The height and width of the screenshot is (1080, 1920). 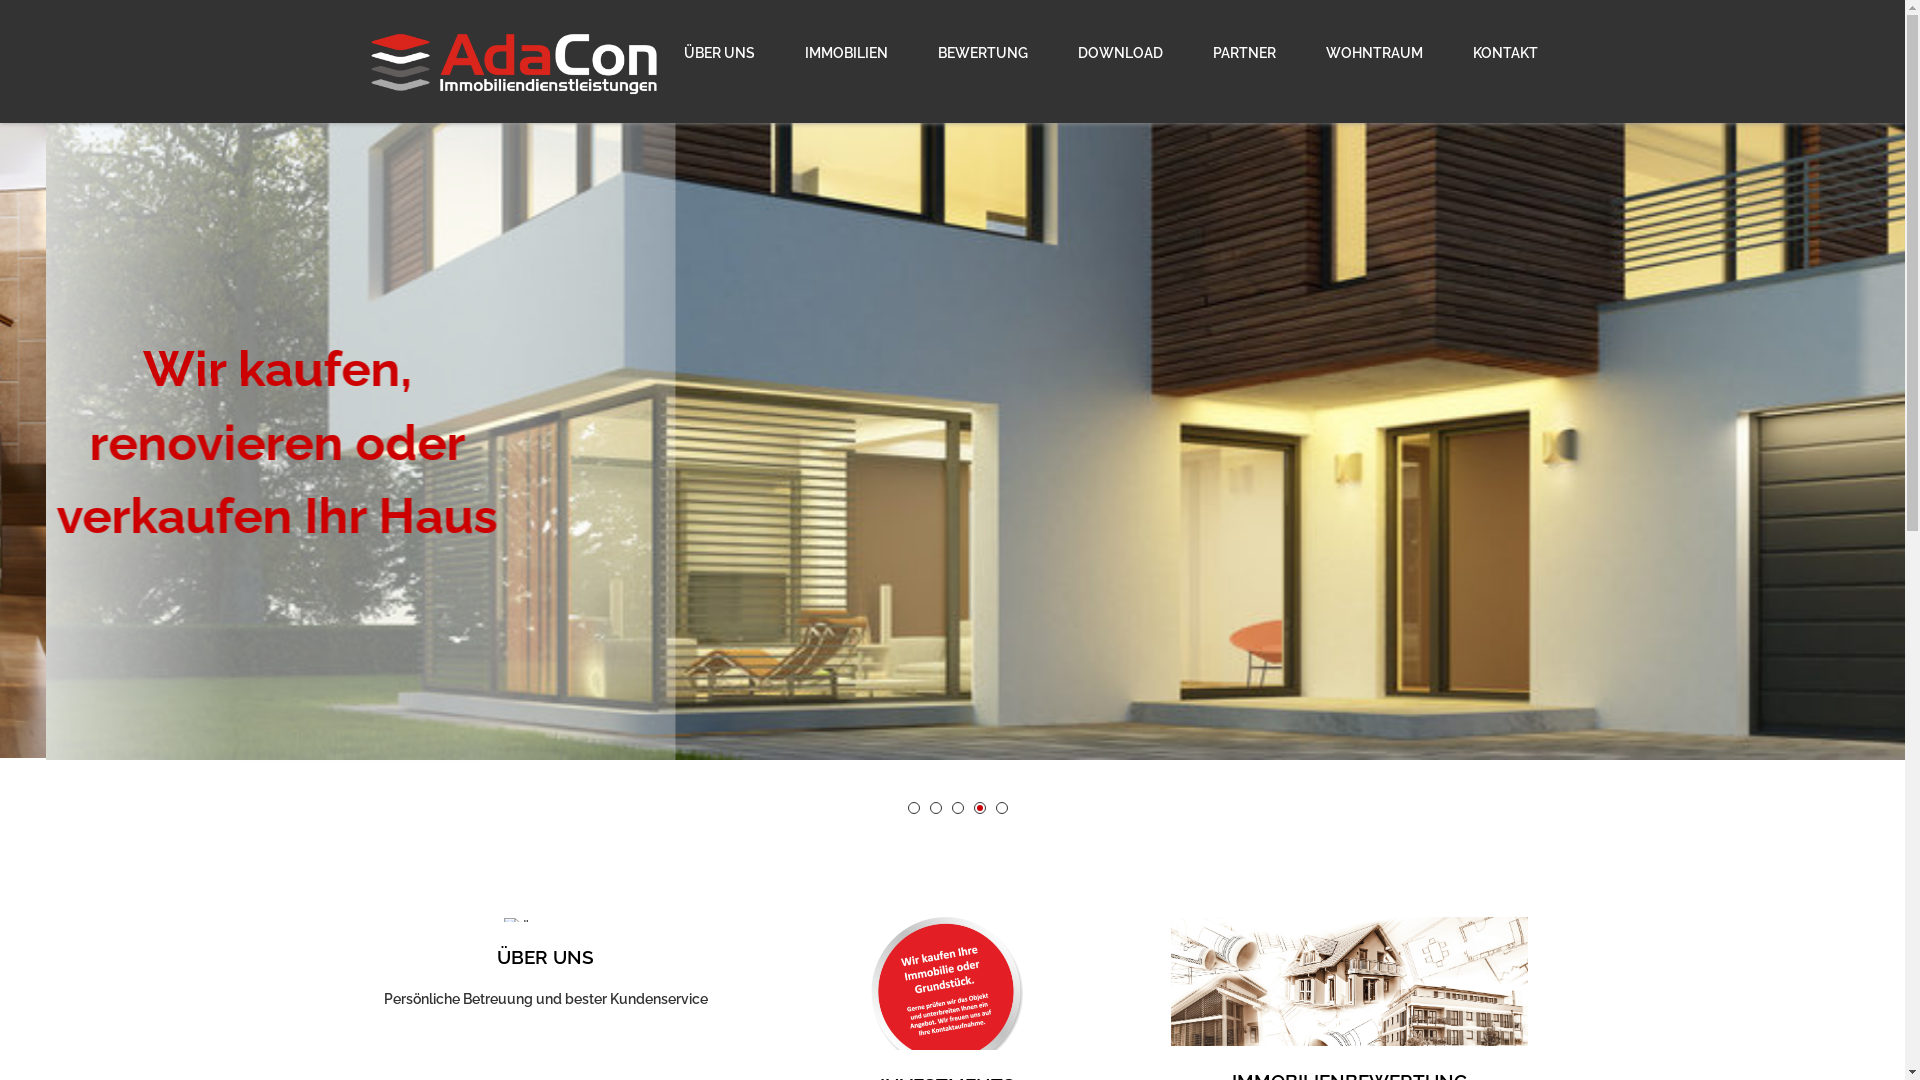 What do you see at coordinates (0, 11) in the screenshot?
I see `'Skip to content'` at bounding box center [0, 11].